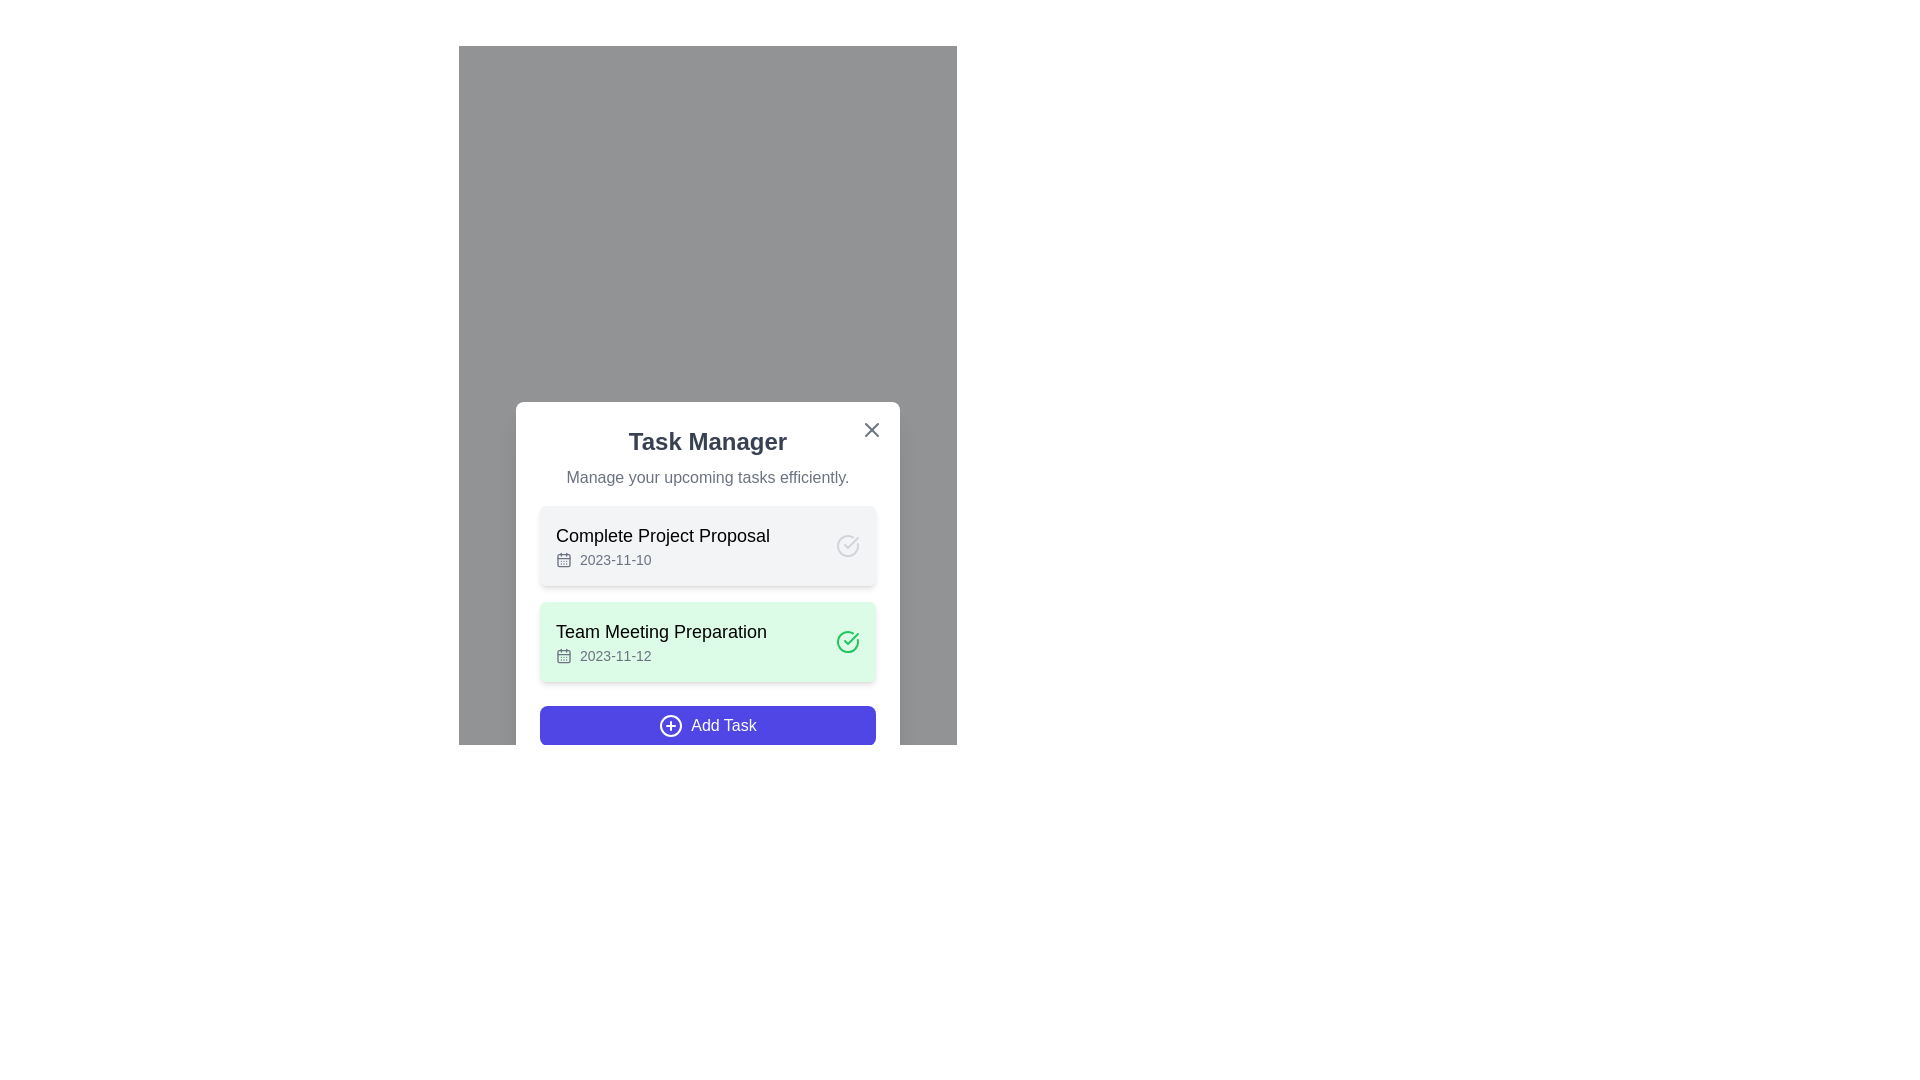 The width and height of the screenshot is (1920, 1080). Describe the element at coordinates (708, 441) in the screenshot. I see `the bold title text 'Task Manager' which is styled with a large font size and dark gray color, indicating its prominence as a header` at that location.